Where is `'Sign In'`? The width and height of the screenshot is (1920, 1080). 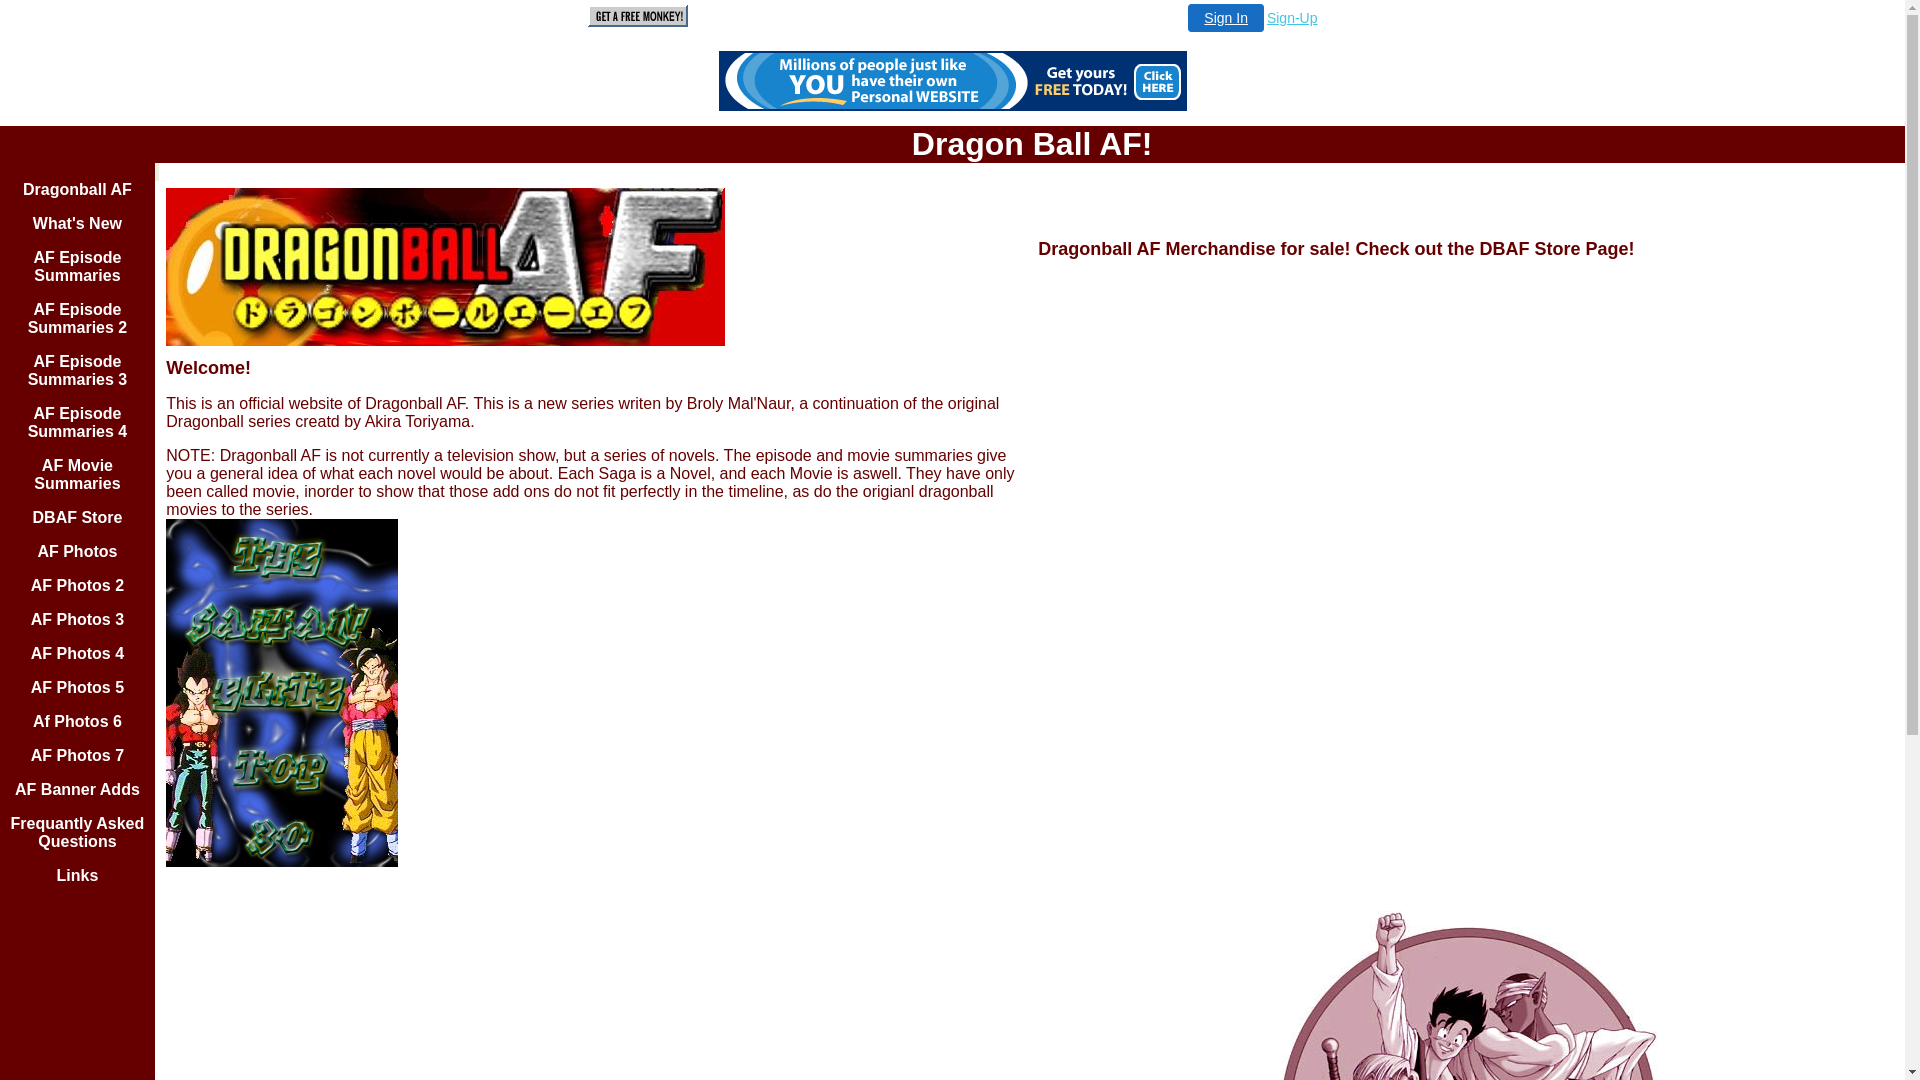
'Sign In' is located at coordinates (1224, 18).